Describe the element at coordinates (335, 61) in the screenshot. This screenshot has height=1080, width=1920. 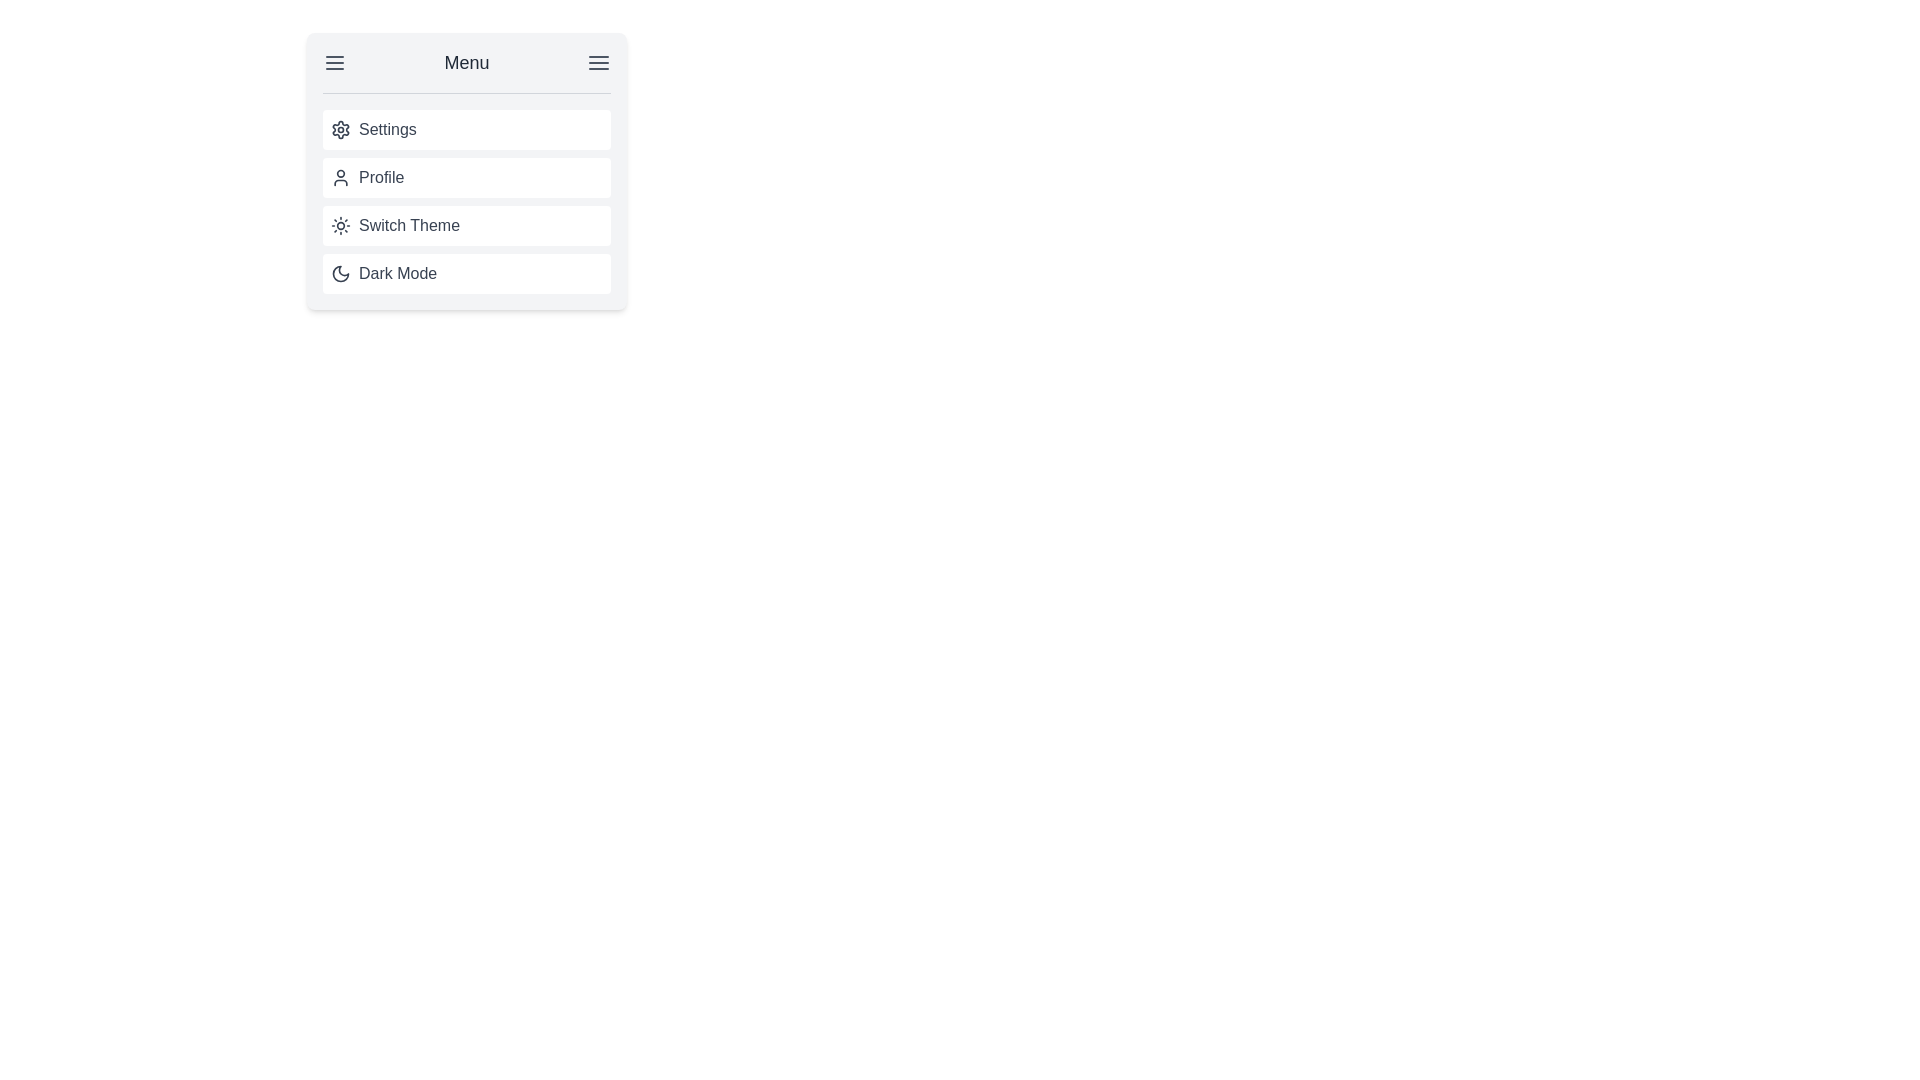
I see `the icon consisting of three horizontal lines in dark gray` at that location.